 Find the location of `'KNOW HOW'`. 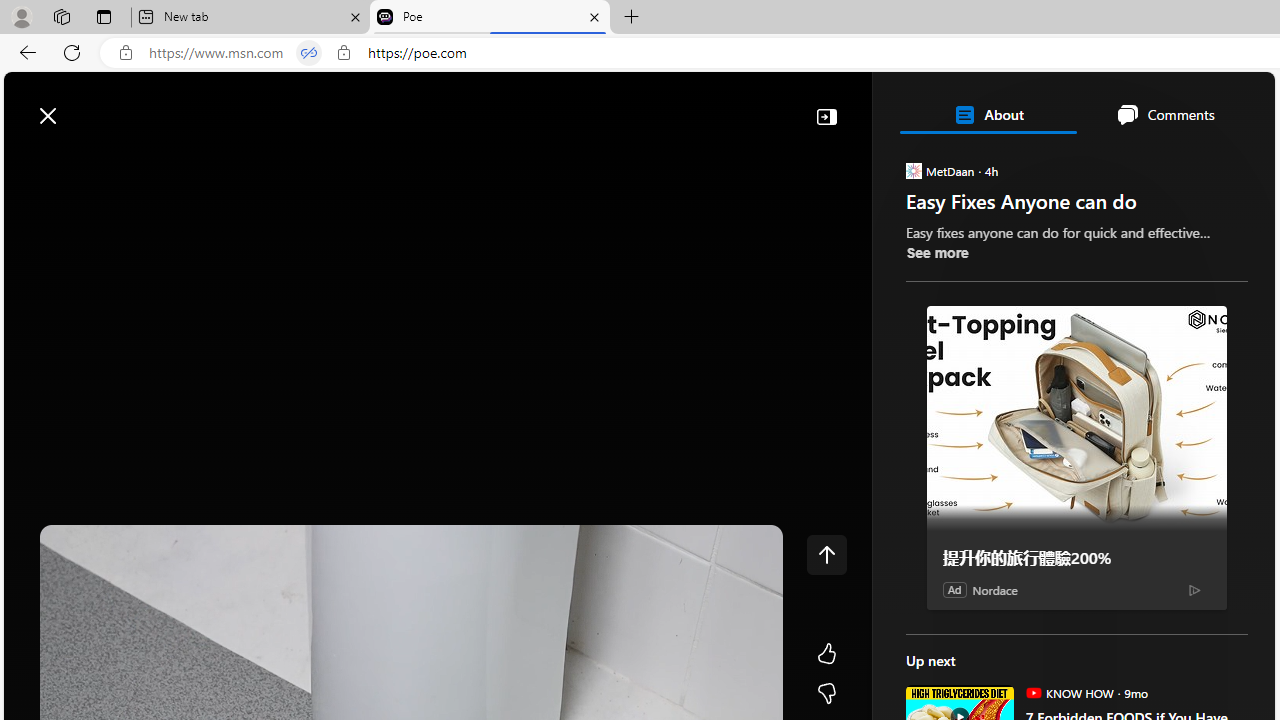

'KNOW HOW' is located at coordinates (1033, 691).